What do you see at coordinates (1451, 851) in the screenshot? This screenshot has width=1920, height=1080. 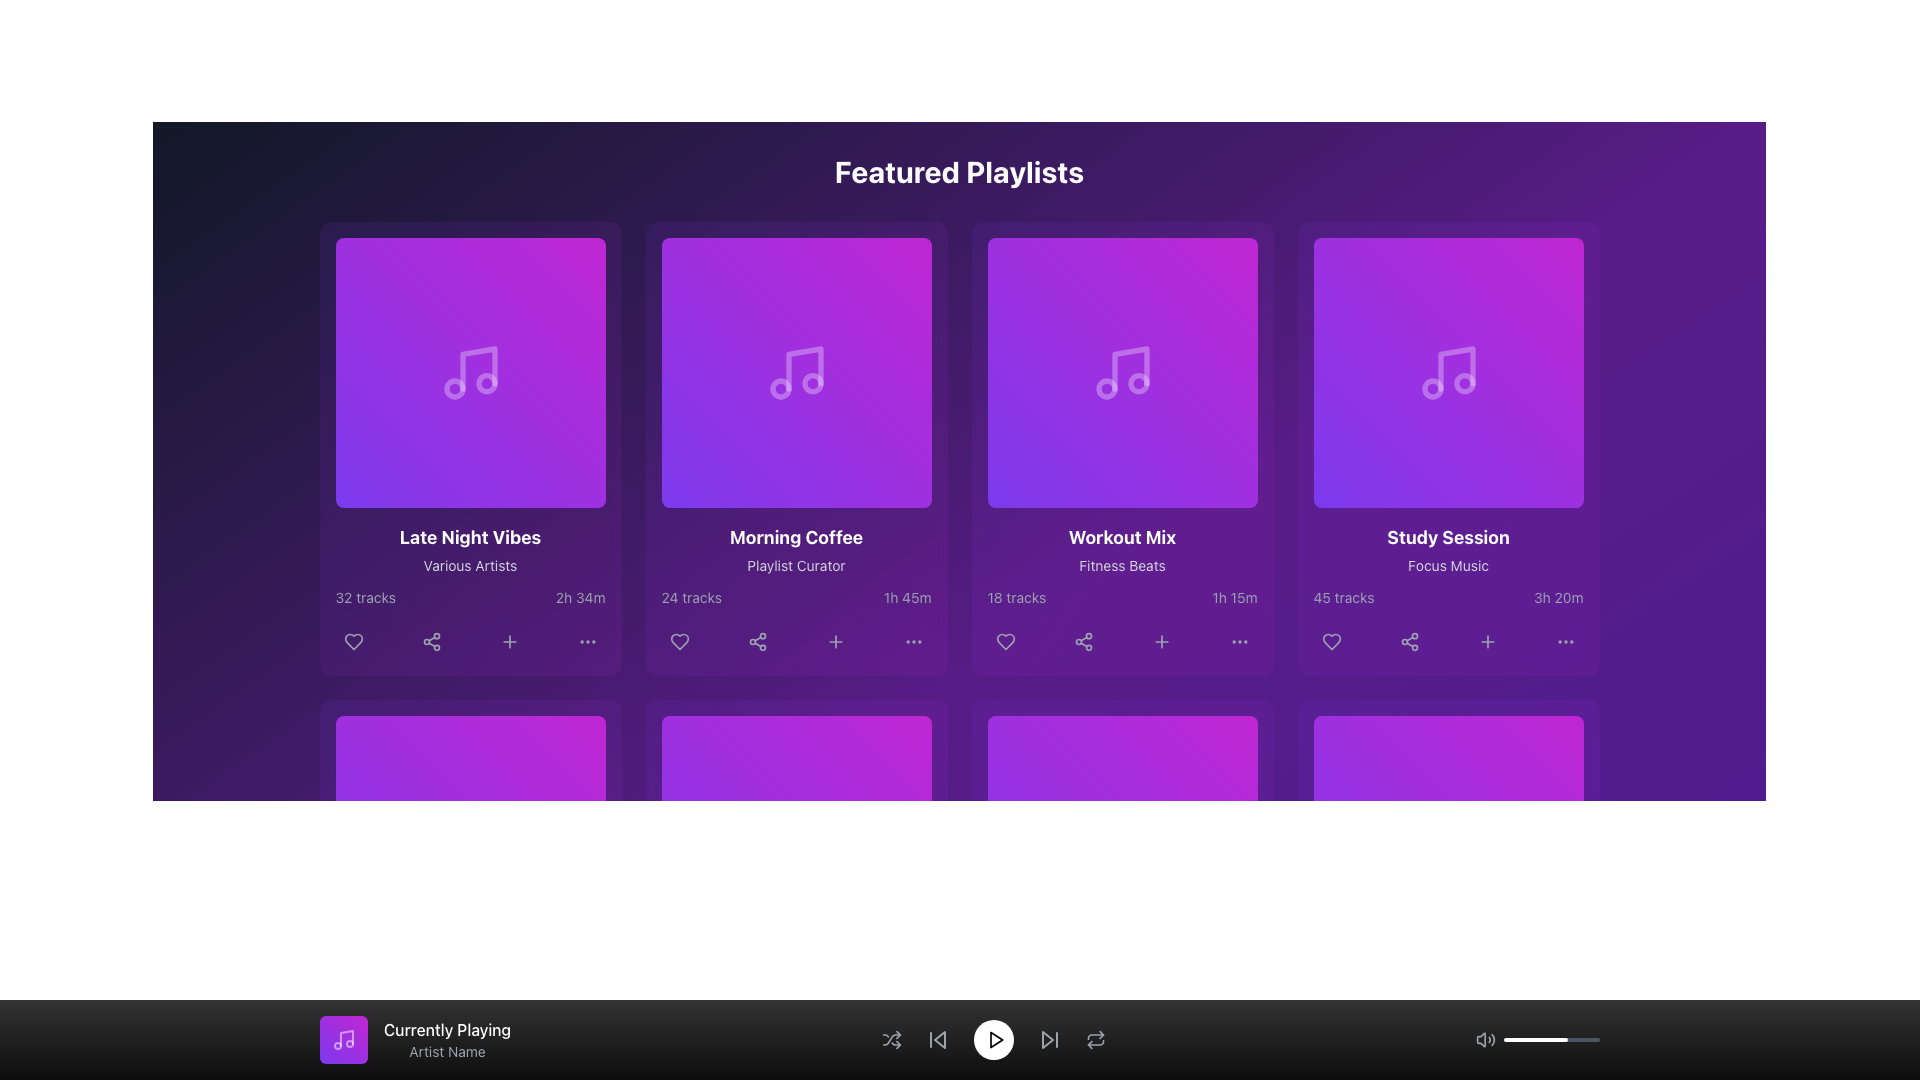 I see `the visual cues of the triangular play icon located in the bottom navigation bar, which serves as a decorative element within the play/pause button` at bounding box center [1451, 851].